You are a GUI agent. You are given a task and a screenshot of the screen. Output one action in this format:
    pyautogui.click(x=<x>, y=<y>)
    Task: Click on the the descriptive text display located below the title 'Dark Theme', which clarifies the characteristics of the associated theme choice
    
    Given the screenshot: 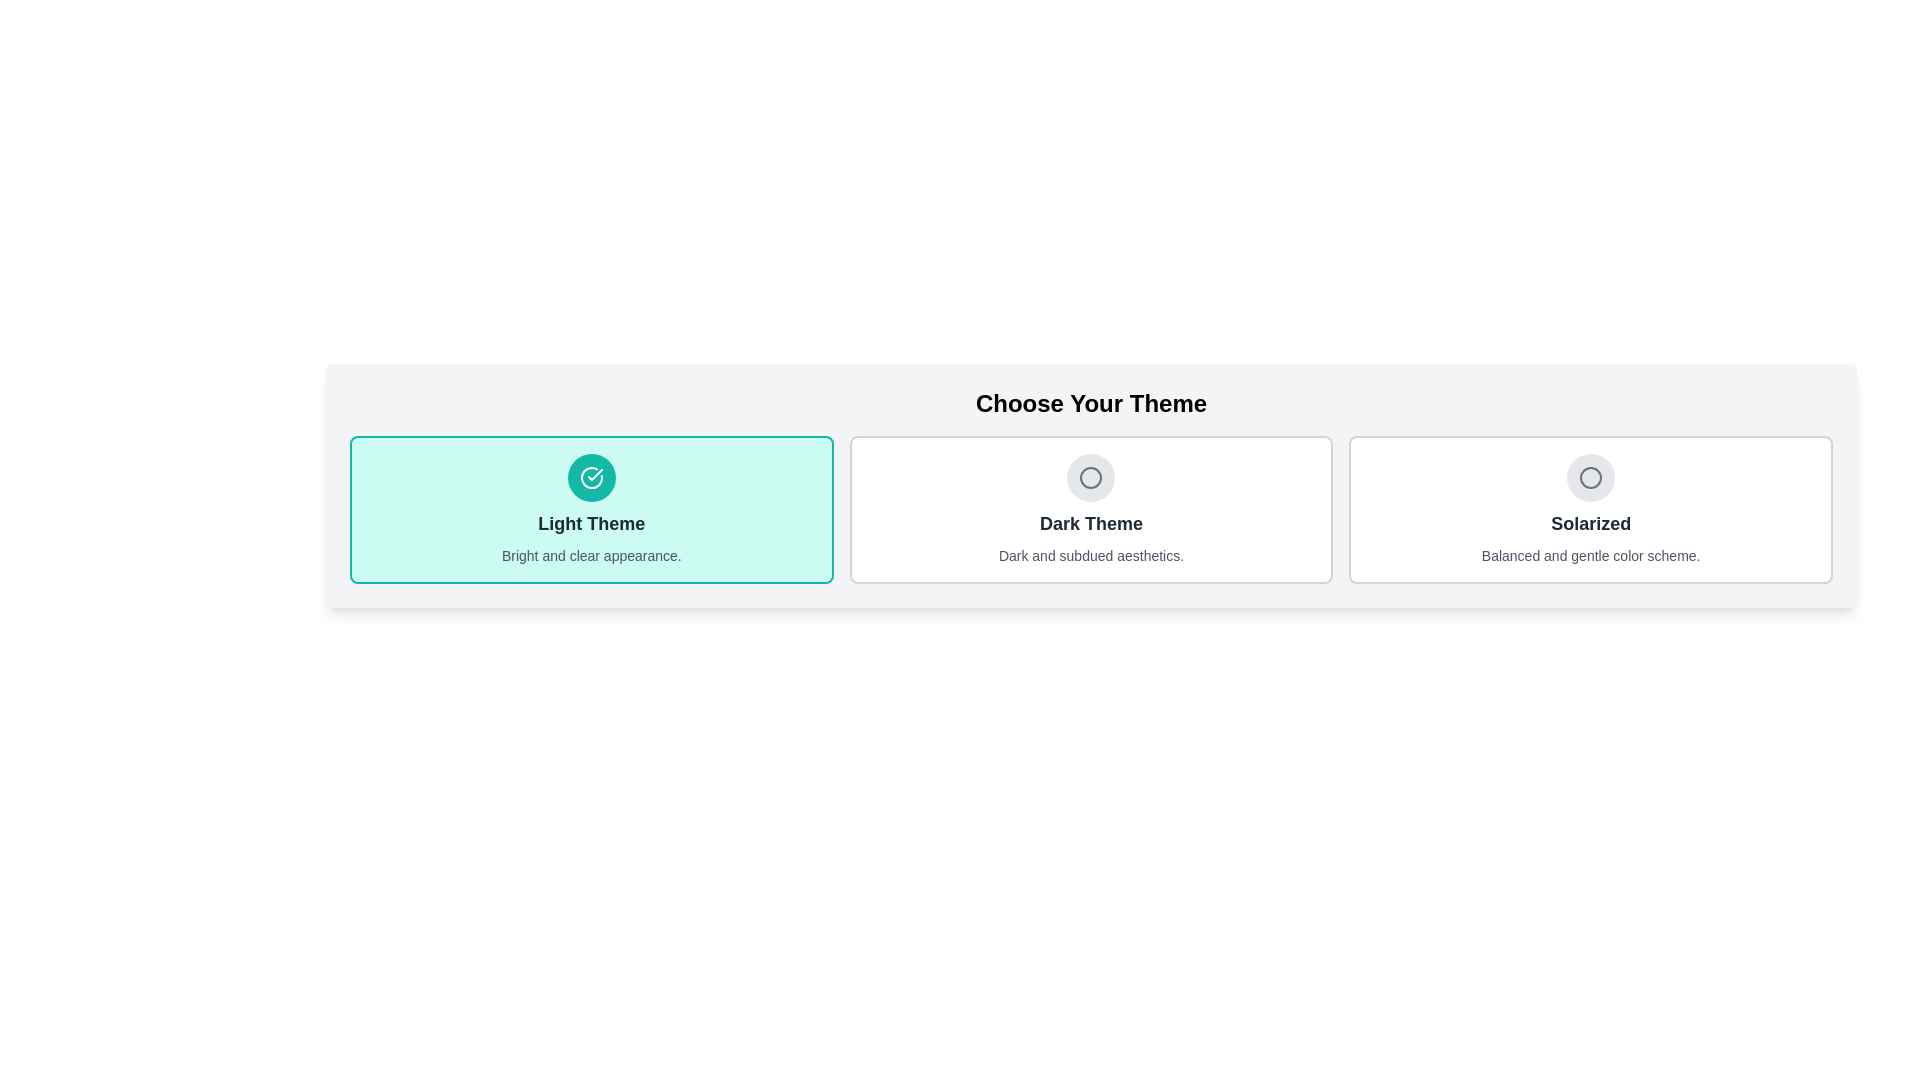 What is the action you would take?
    pyautogui.click(x=1090, y=555)
    